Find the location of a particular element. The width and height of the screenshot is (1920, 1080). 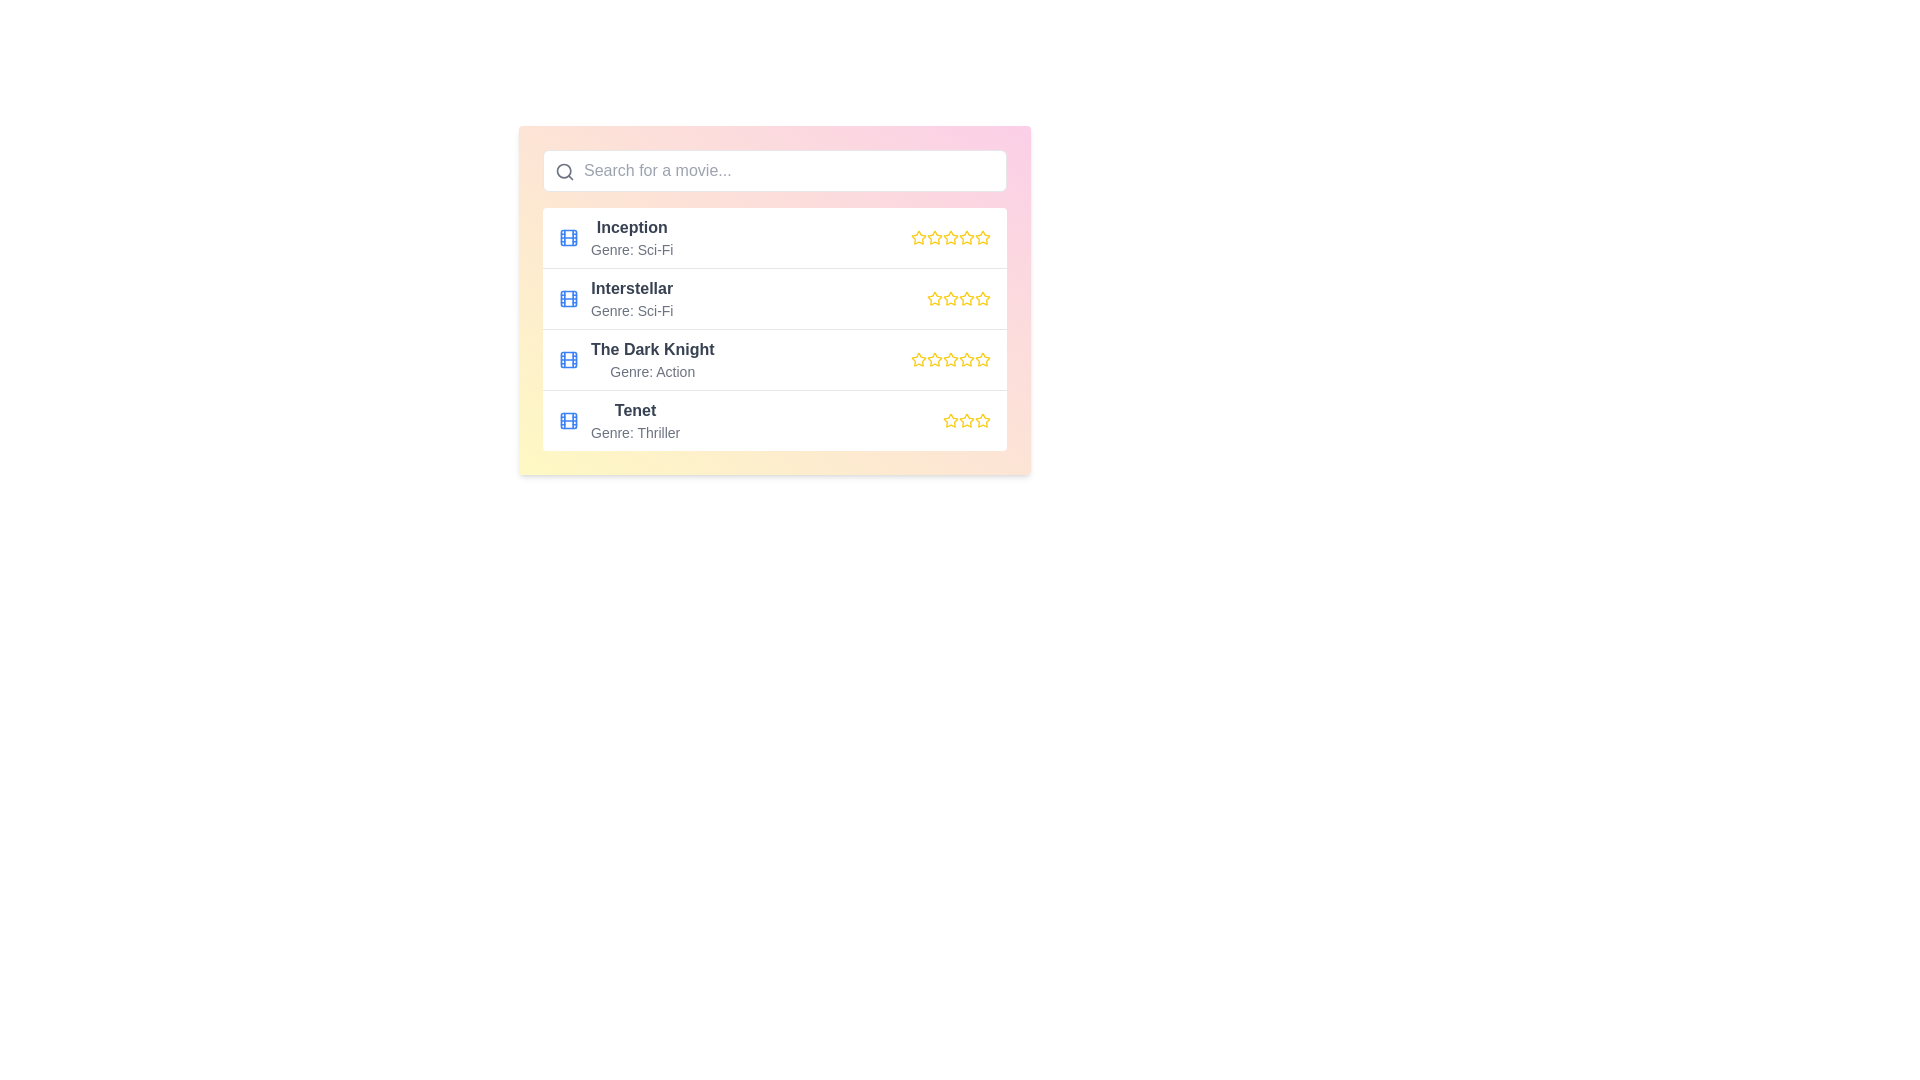

the last yellow star-shaped rating graphic in the rating section for the movie 'Tenet' is located at coordinates (966, 419).